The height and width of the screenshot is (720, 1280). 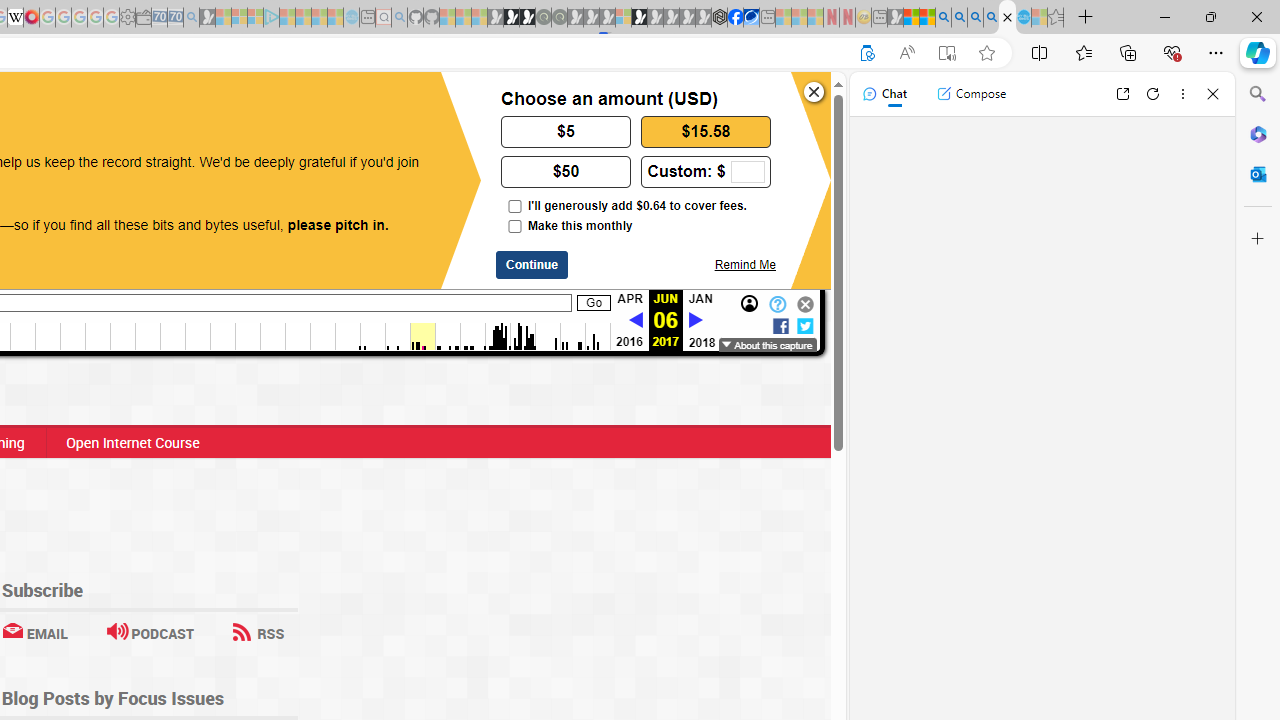 What do you see at coordinates (131, 441) in the screenshot?
I see `'Open Internet Course'` at bounding box center [131, 441].